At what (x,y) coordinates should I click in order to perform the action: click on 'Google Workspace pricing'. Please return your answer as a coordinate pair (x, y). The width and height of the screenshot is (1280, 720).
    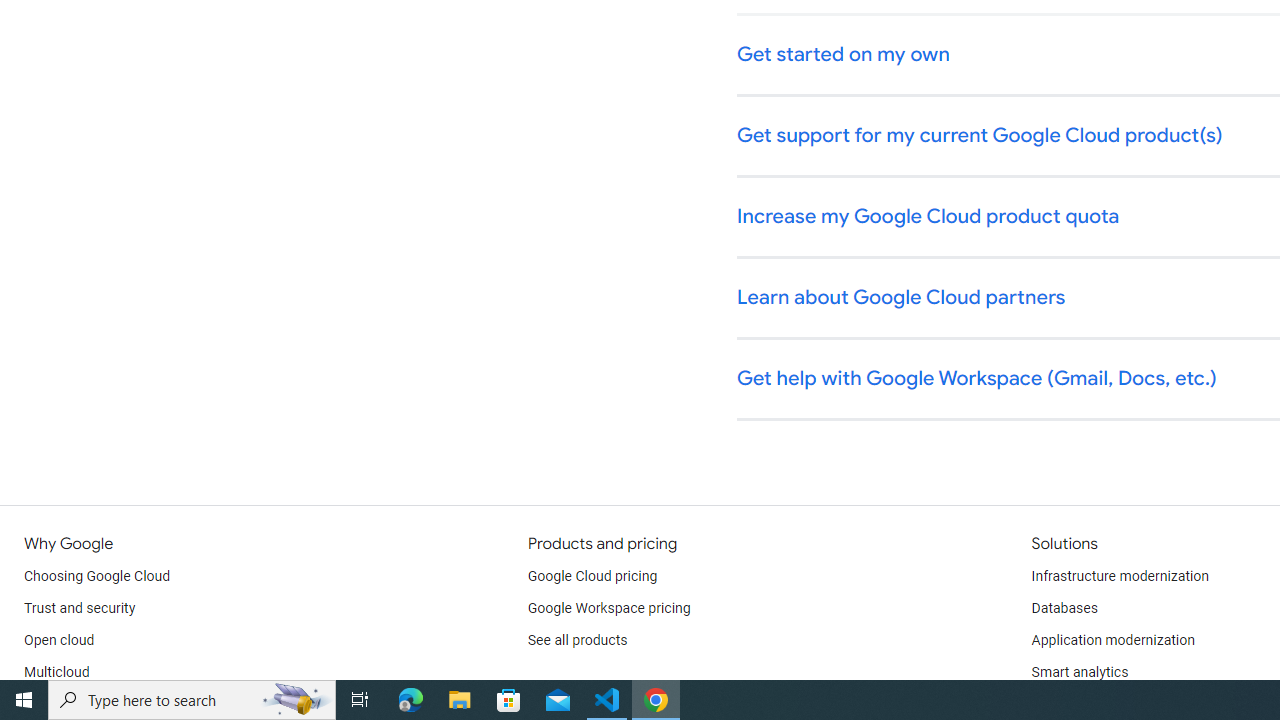
    Looking at the image, I should click on (608, 608).